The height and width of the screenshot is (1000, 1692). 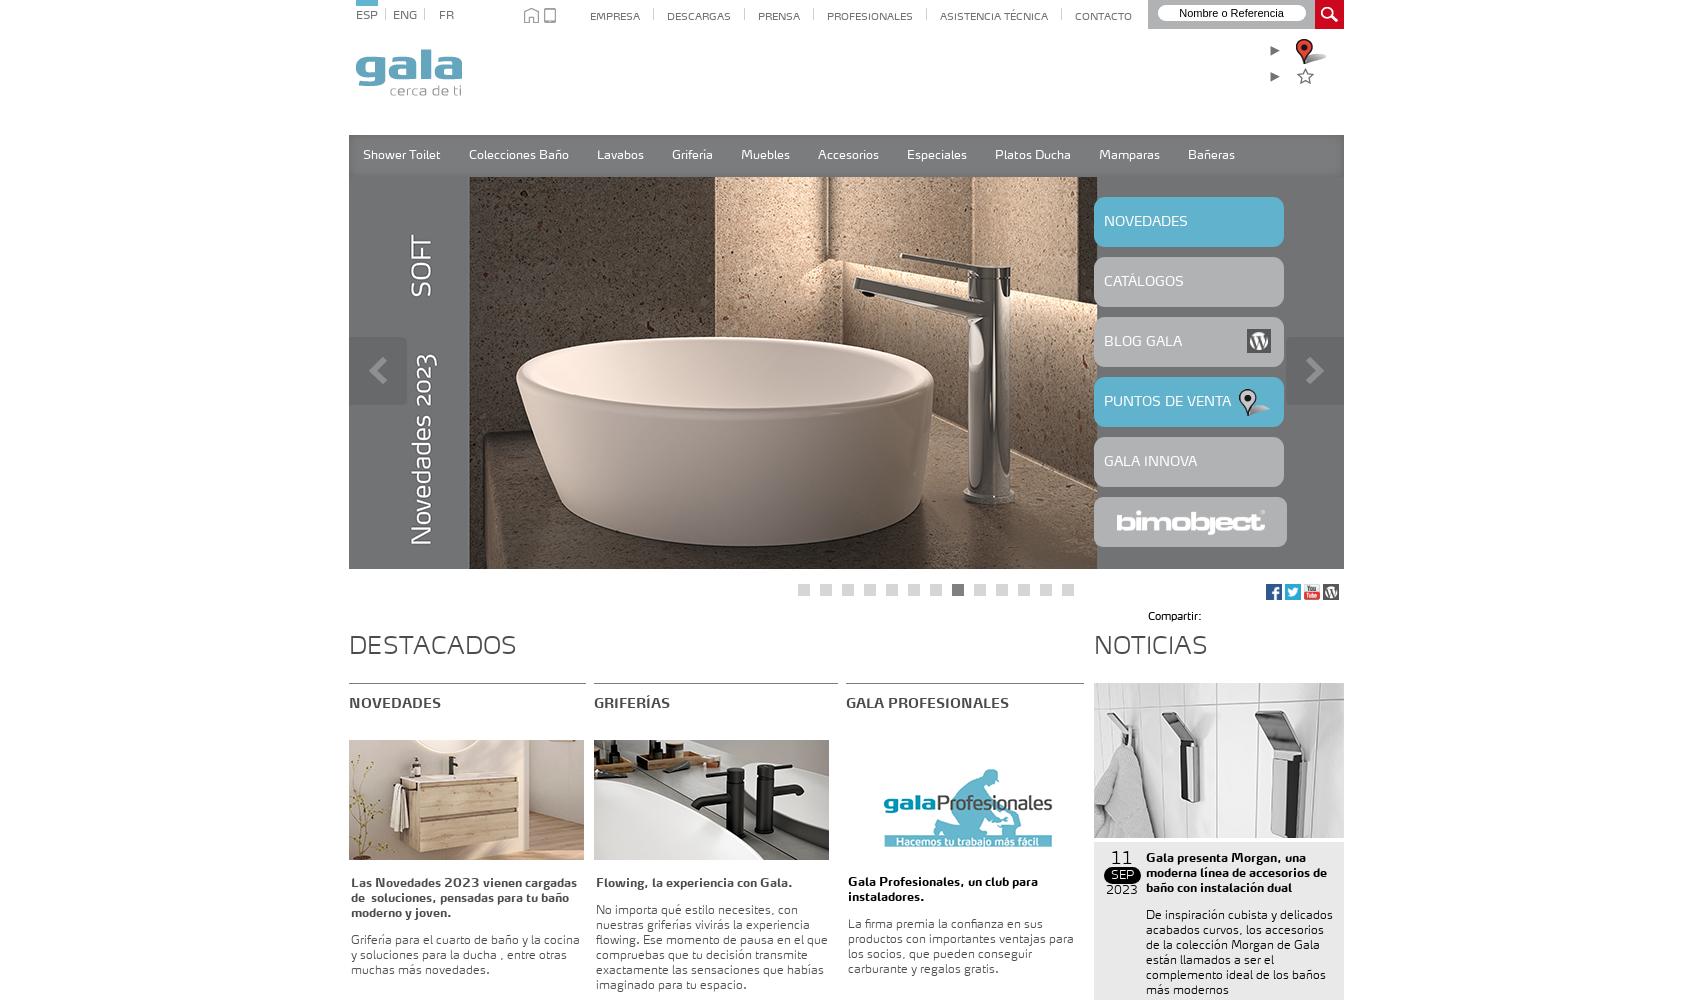 What do you see at coordinates (517, 156) in the screenshot?
I see `'Colecciones Baño'` at bounding box center [517, 156].